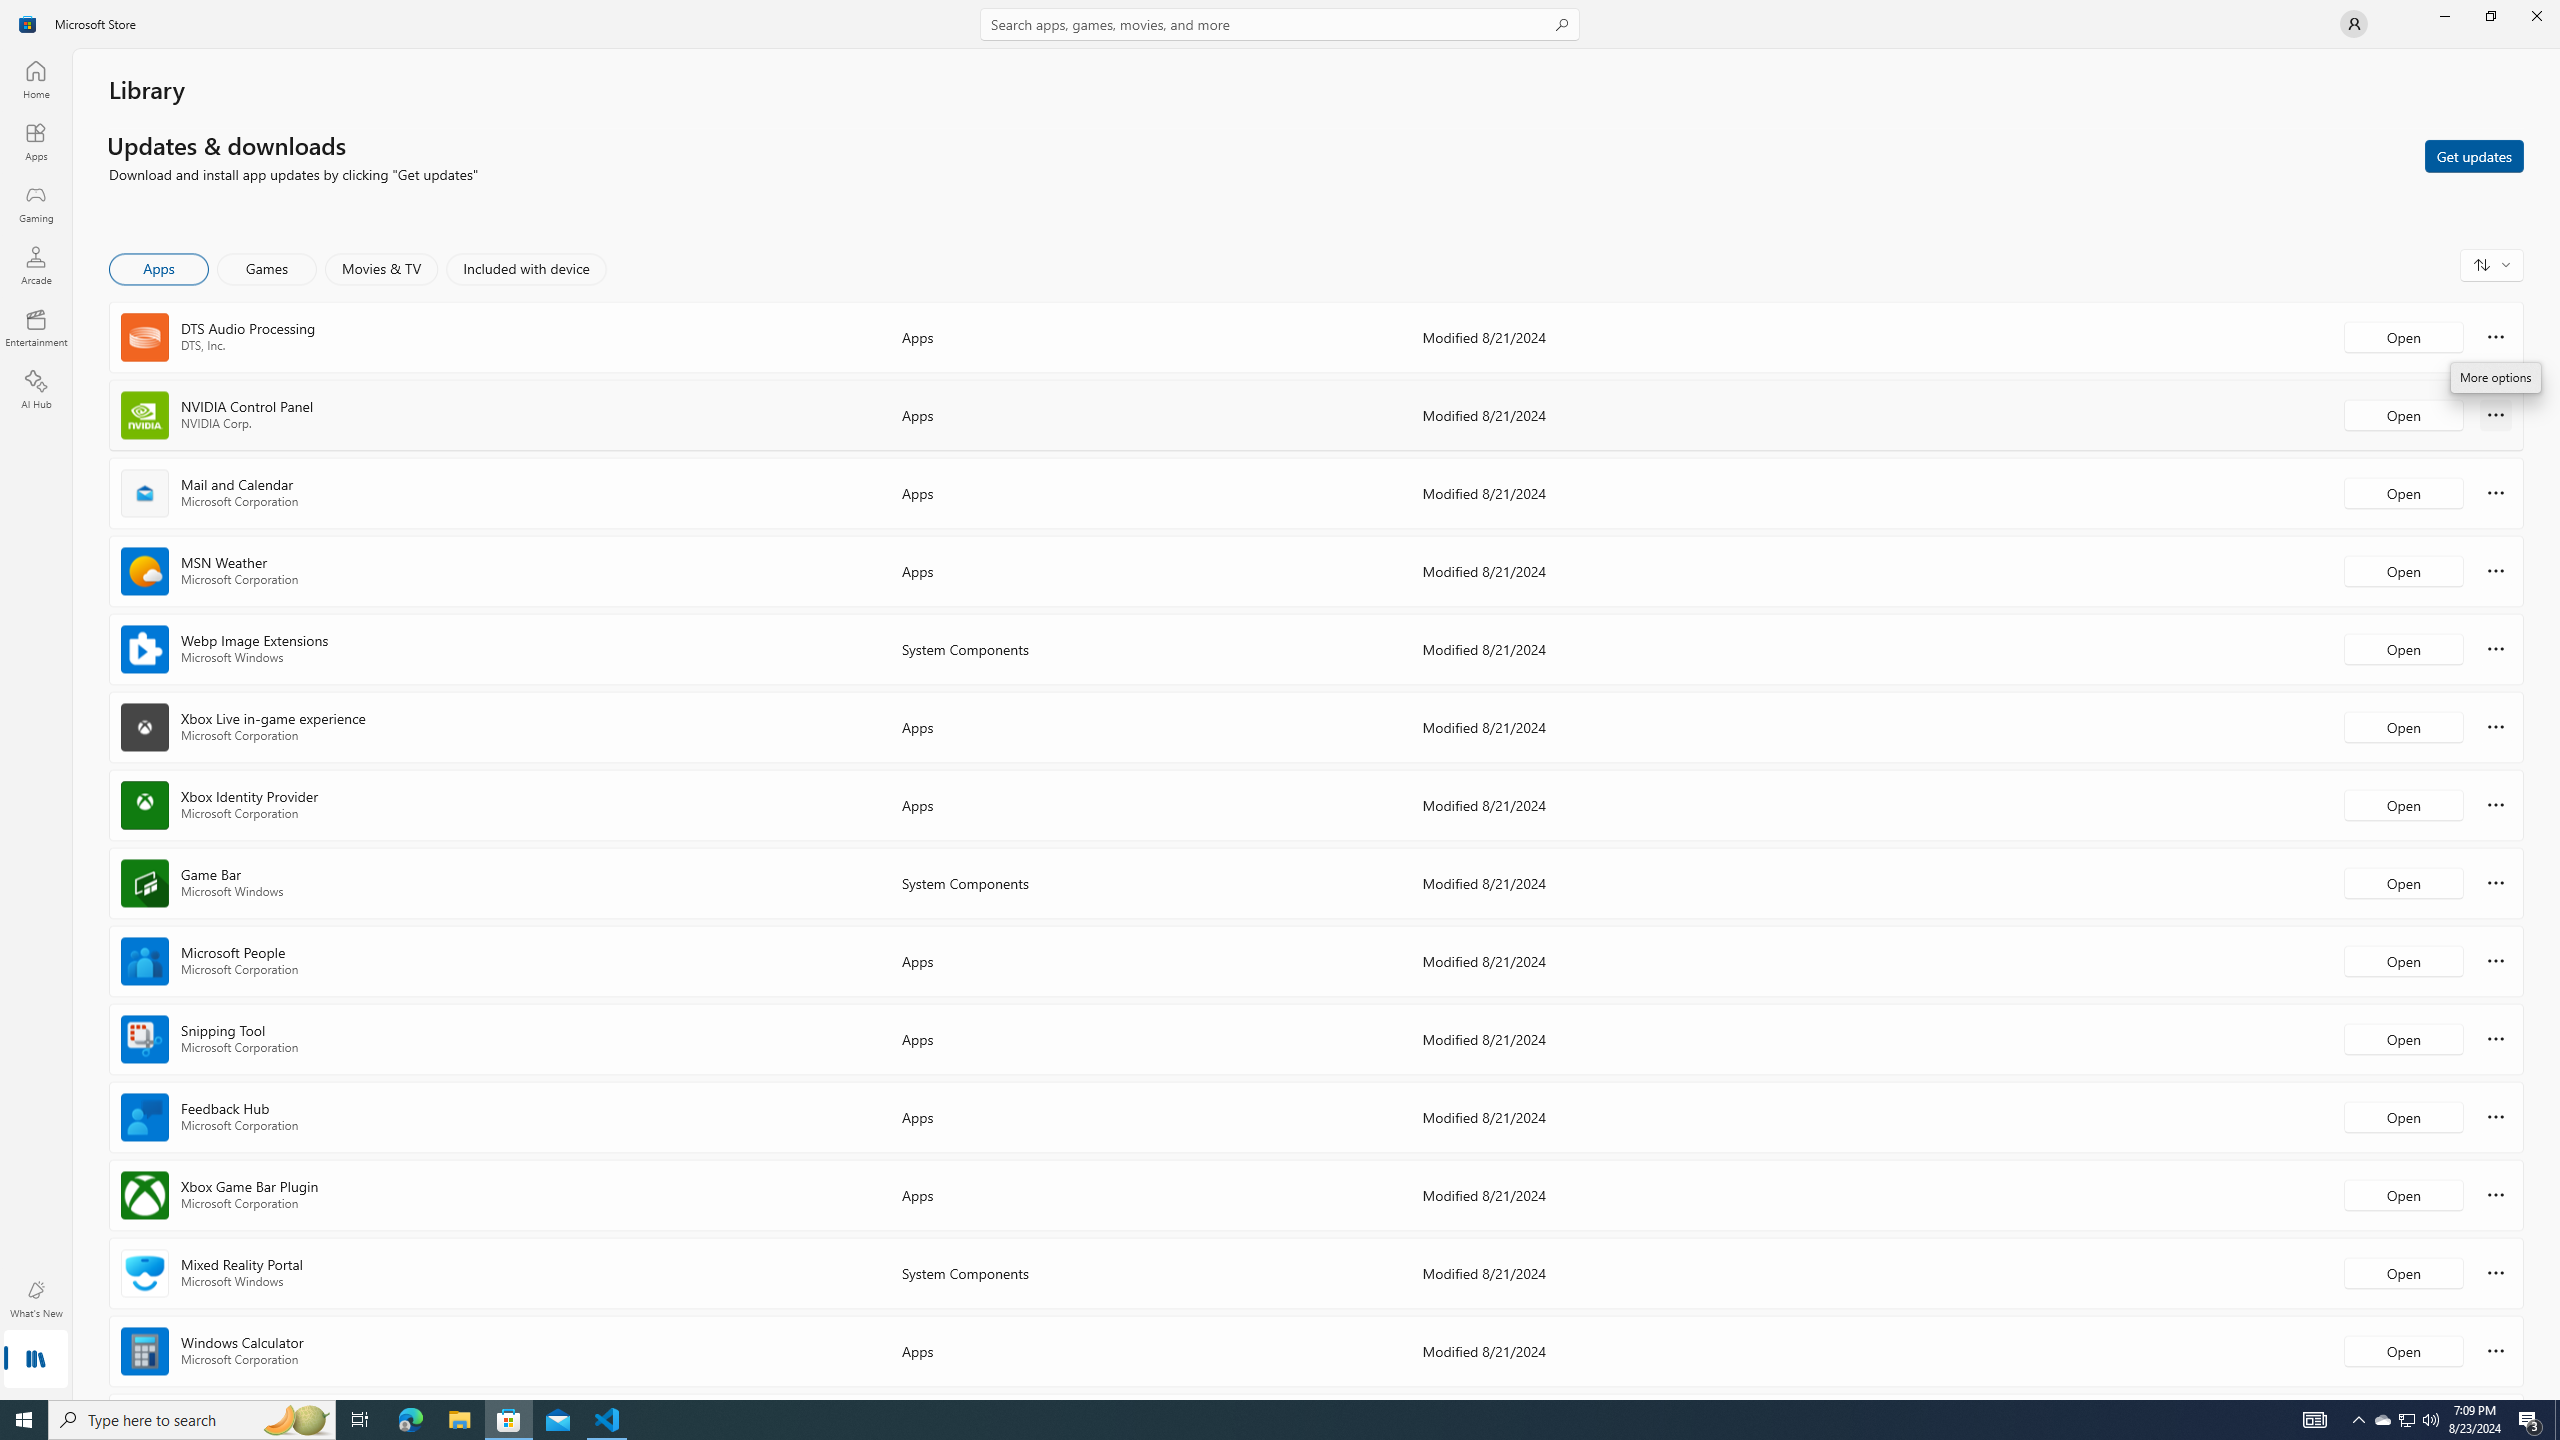 The height and width of the screenshot is (1440, 2560). What do you see at coordinates (34, 388) in the screenshot?
I see `'AI Hub'` at bounding box center [34, 388].